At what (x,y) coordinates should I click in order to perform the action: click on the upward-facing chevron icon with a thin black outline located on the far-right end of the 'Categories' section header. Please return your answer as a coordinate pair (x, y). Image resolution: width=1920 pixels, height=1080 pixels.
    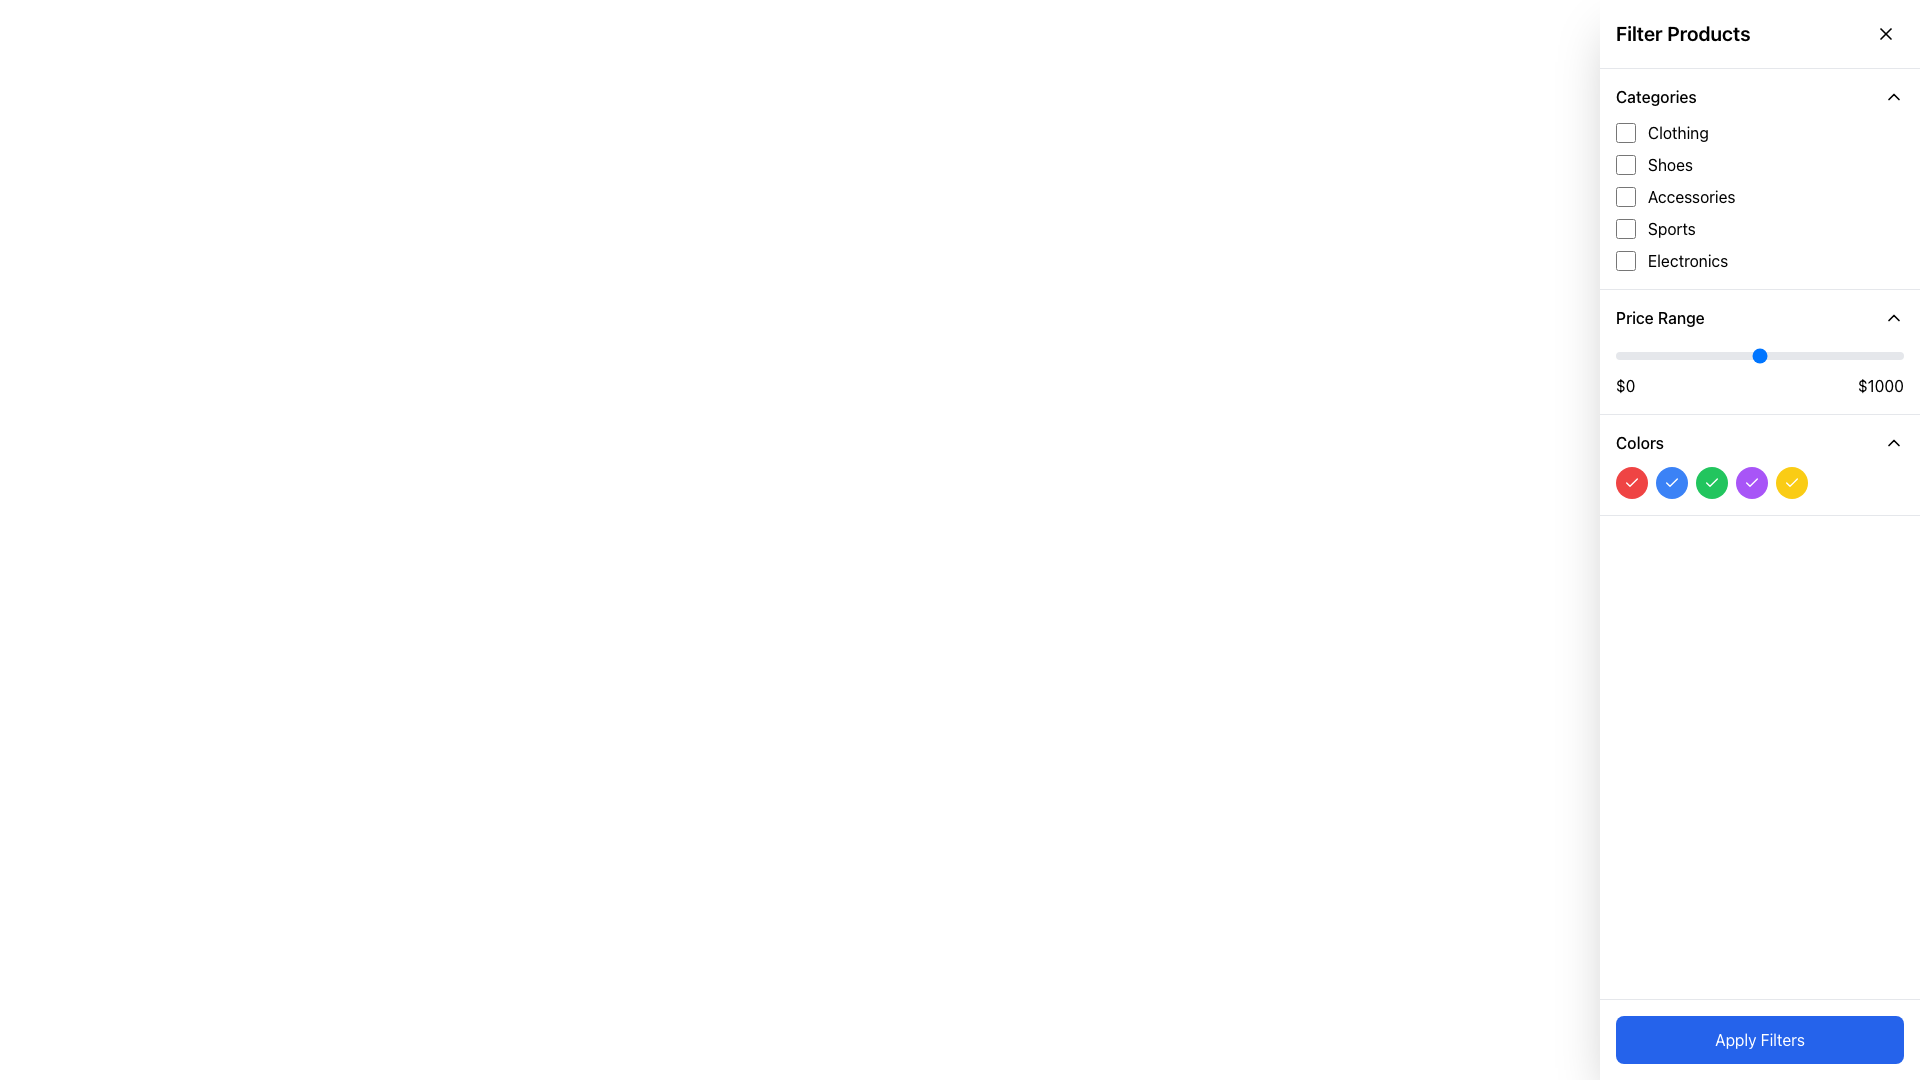
    Looking at the image, I should click on (1893, 96).